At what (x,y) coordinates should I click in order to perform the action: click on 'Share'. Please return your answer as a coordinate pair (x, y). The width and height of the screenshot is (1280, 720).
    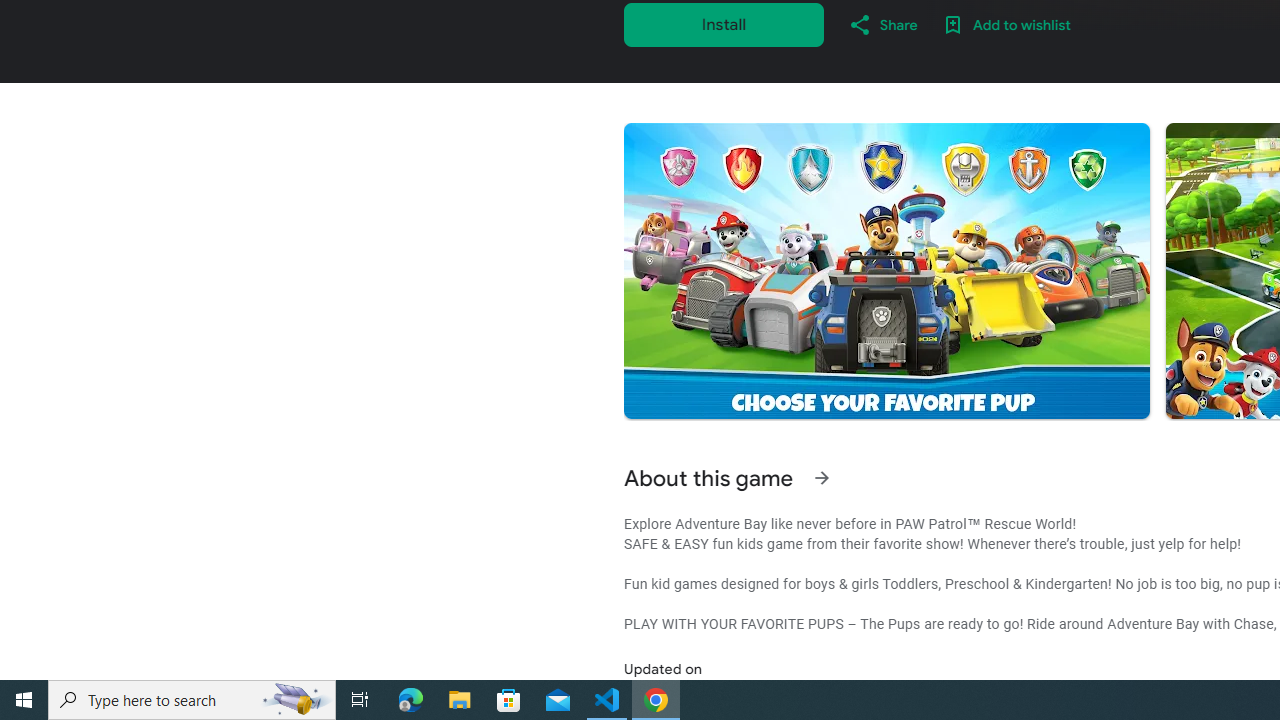
    Looking at the image, I should click on (880, 24).